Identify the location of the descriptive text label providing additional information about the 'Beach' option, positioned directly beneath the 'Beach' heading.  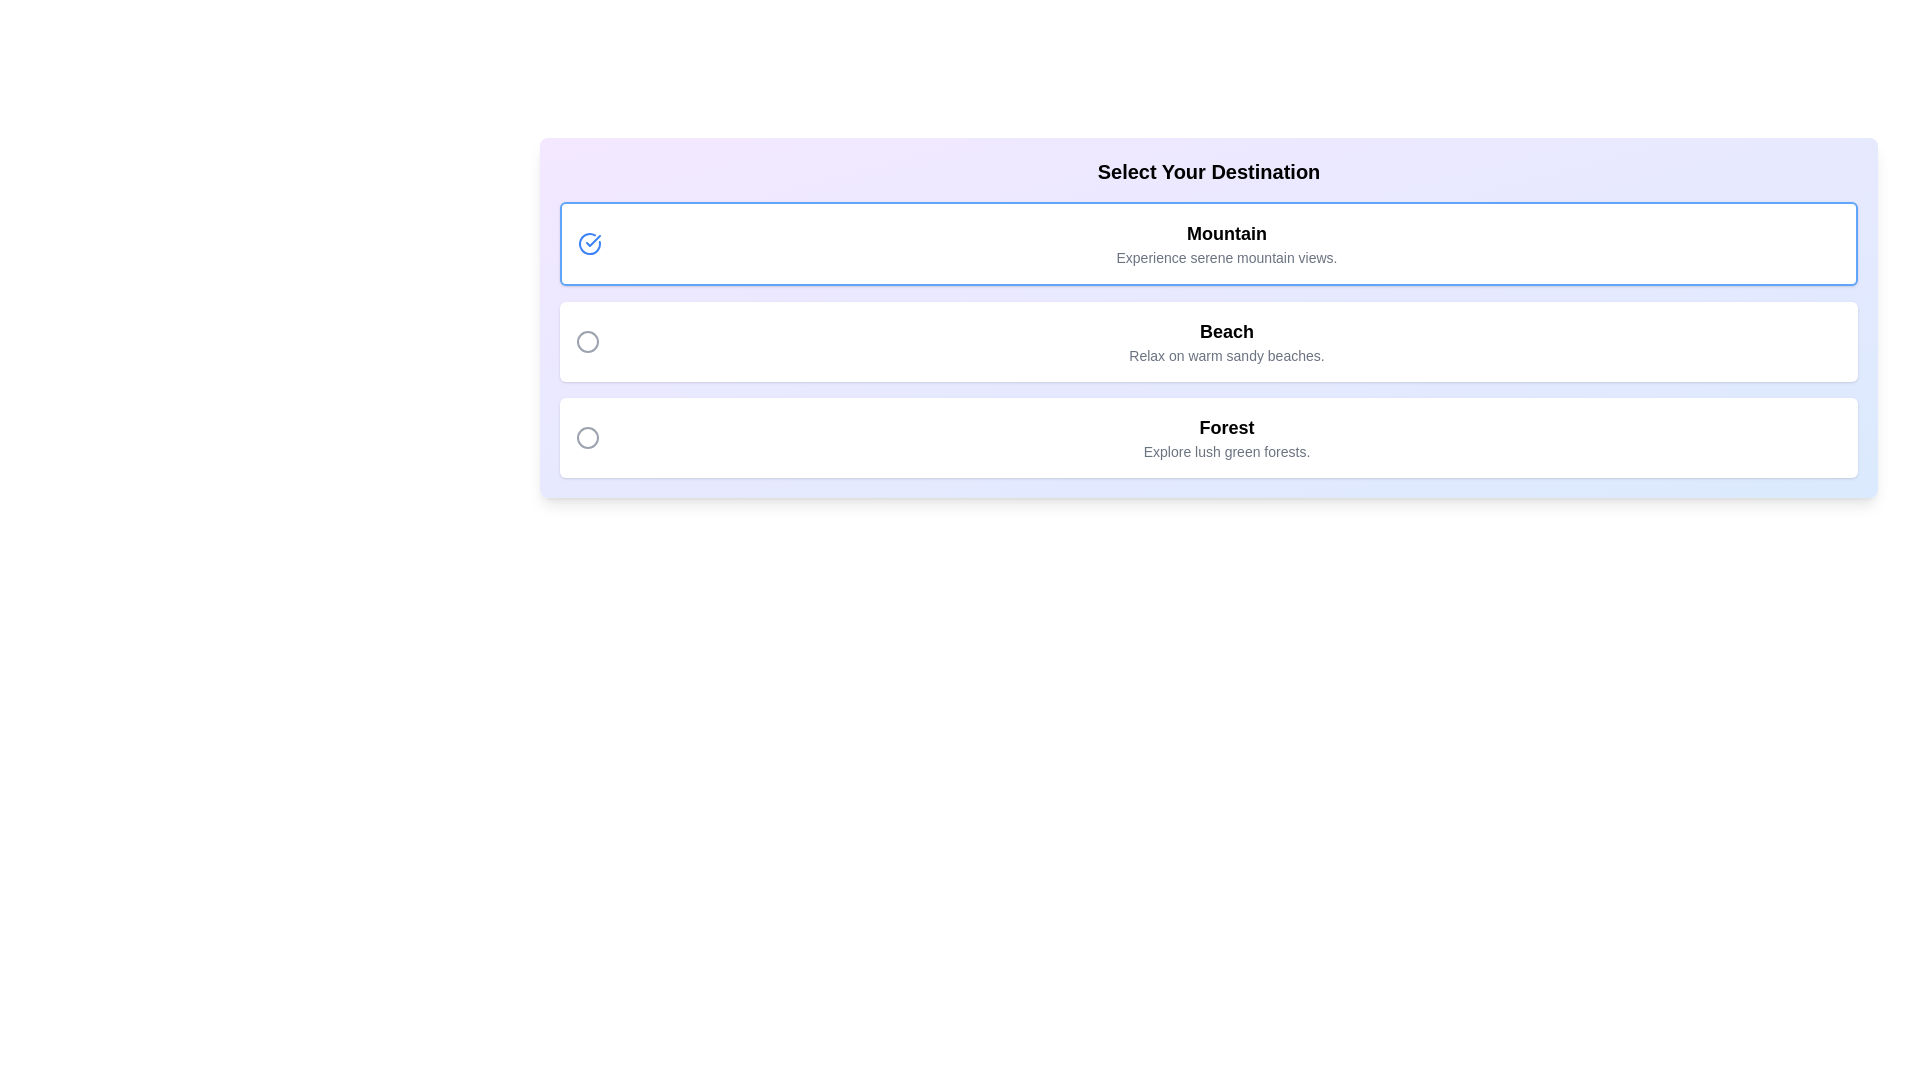
(1226, 354).